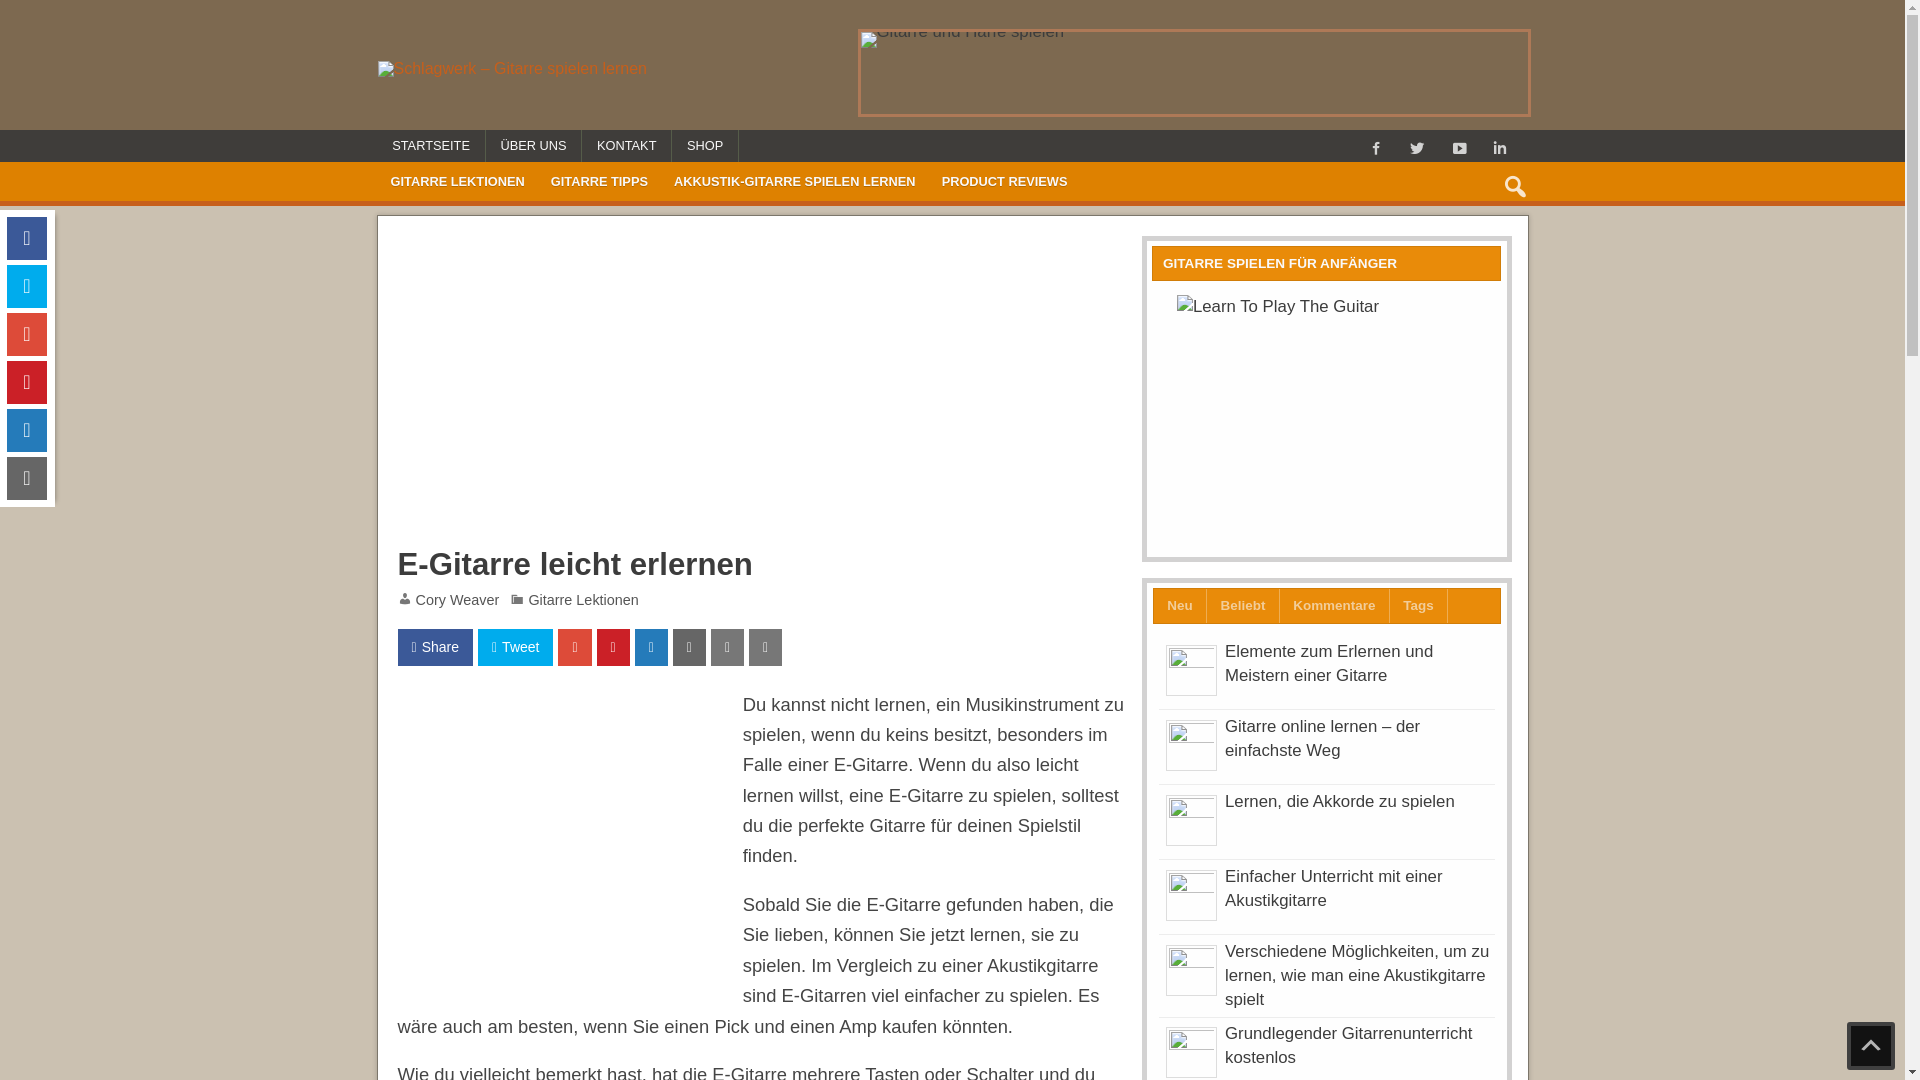 This screenshot has height=1080, width=1920. What do you see at coordinates (27, 429) in the screenshot?
I see `'Share On Linkedin'` at bounding box center [27, 429].